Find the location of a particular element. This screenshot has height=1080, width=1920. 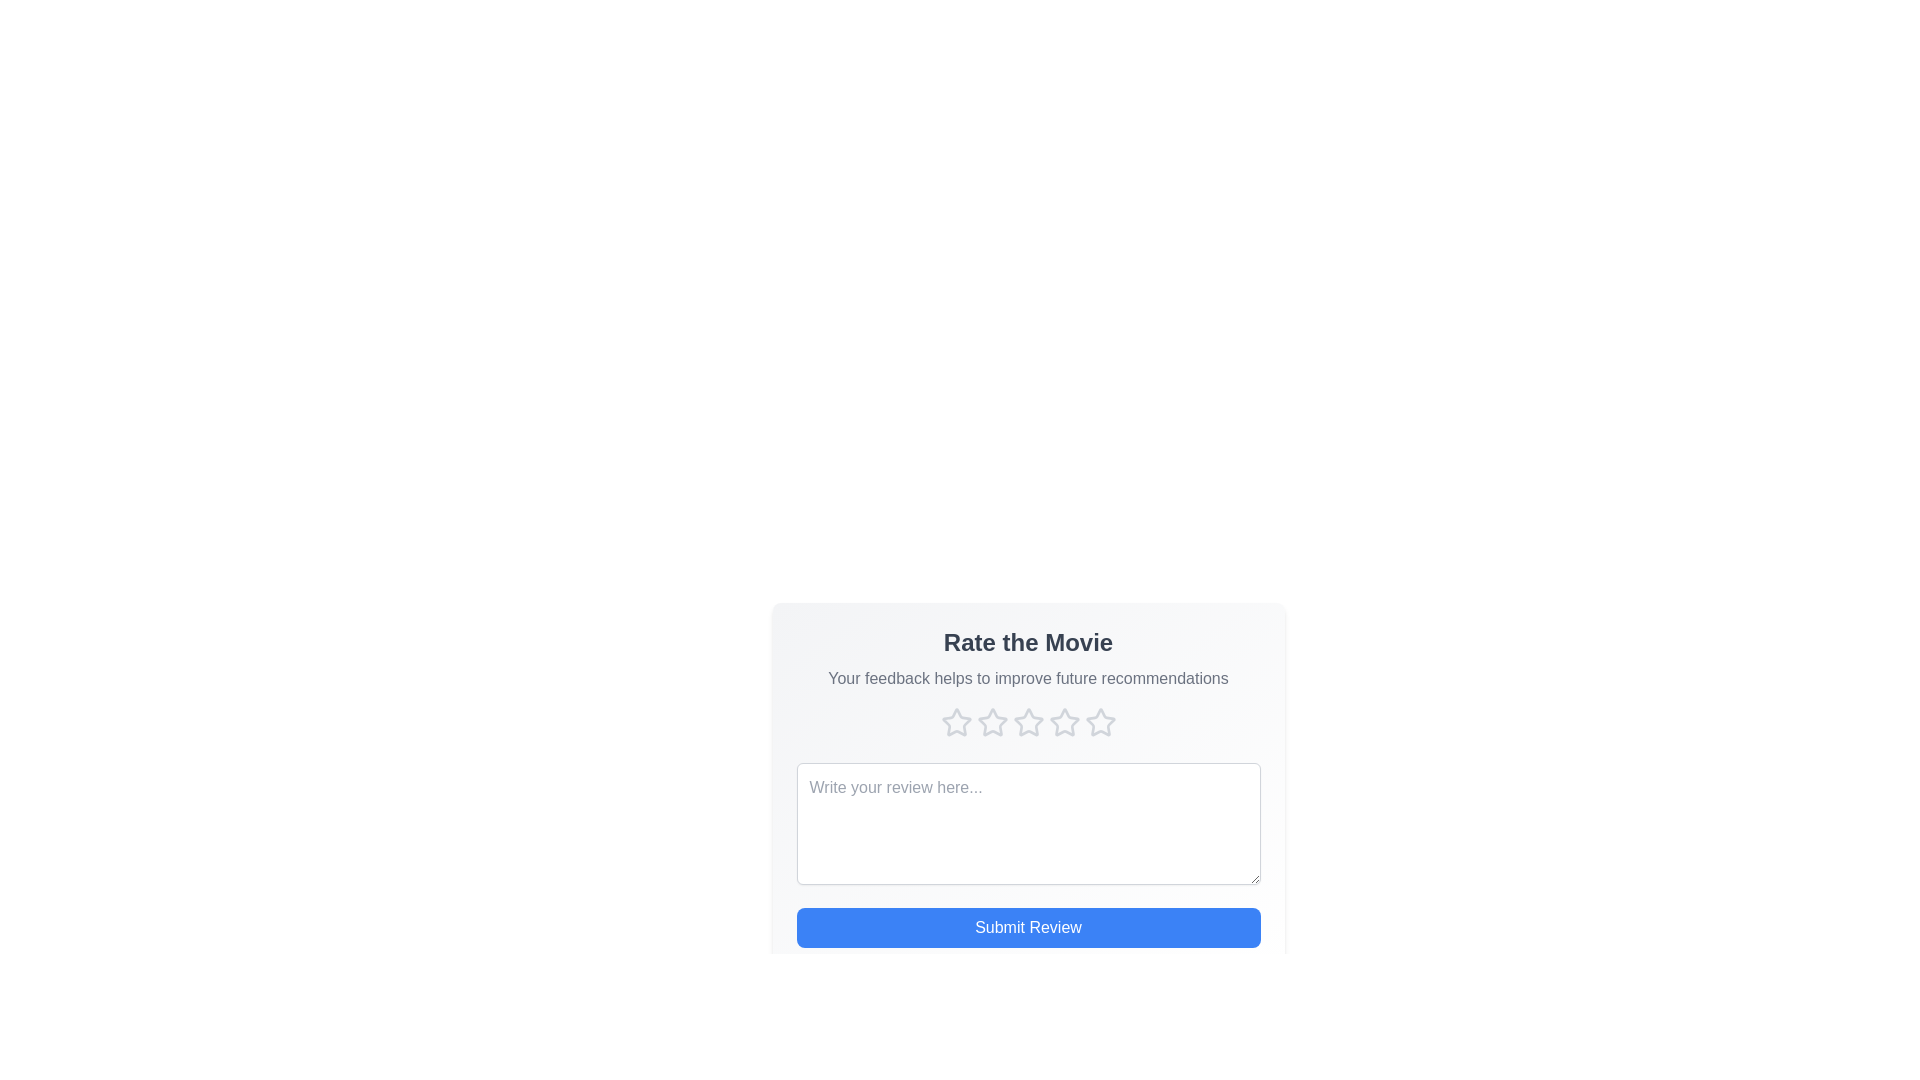

the third star icon in the rating section under the 'Rate the Movie' heading to rate it is located at coordinates (1028, 722).